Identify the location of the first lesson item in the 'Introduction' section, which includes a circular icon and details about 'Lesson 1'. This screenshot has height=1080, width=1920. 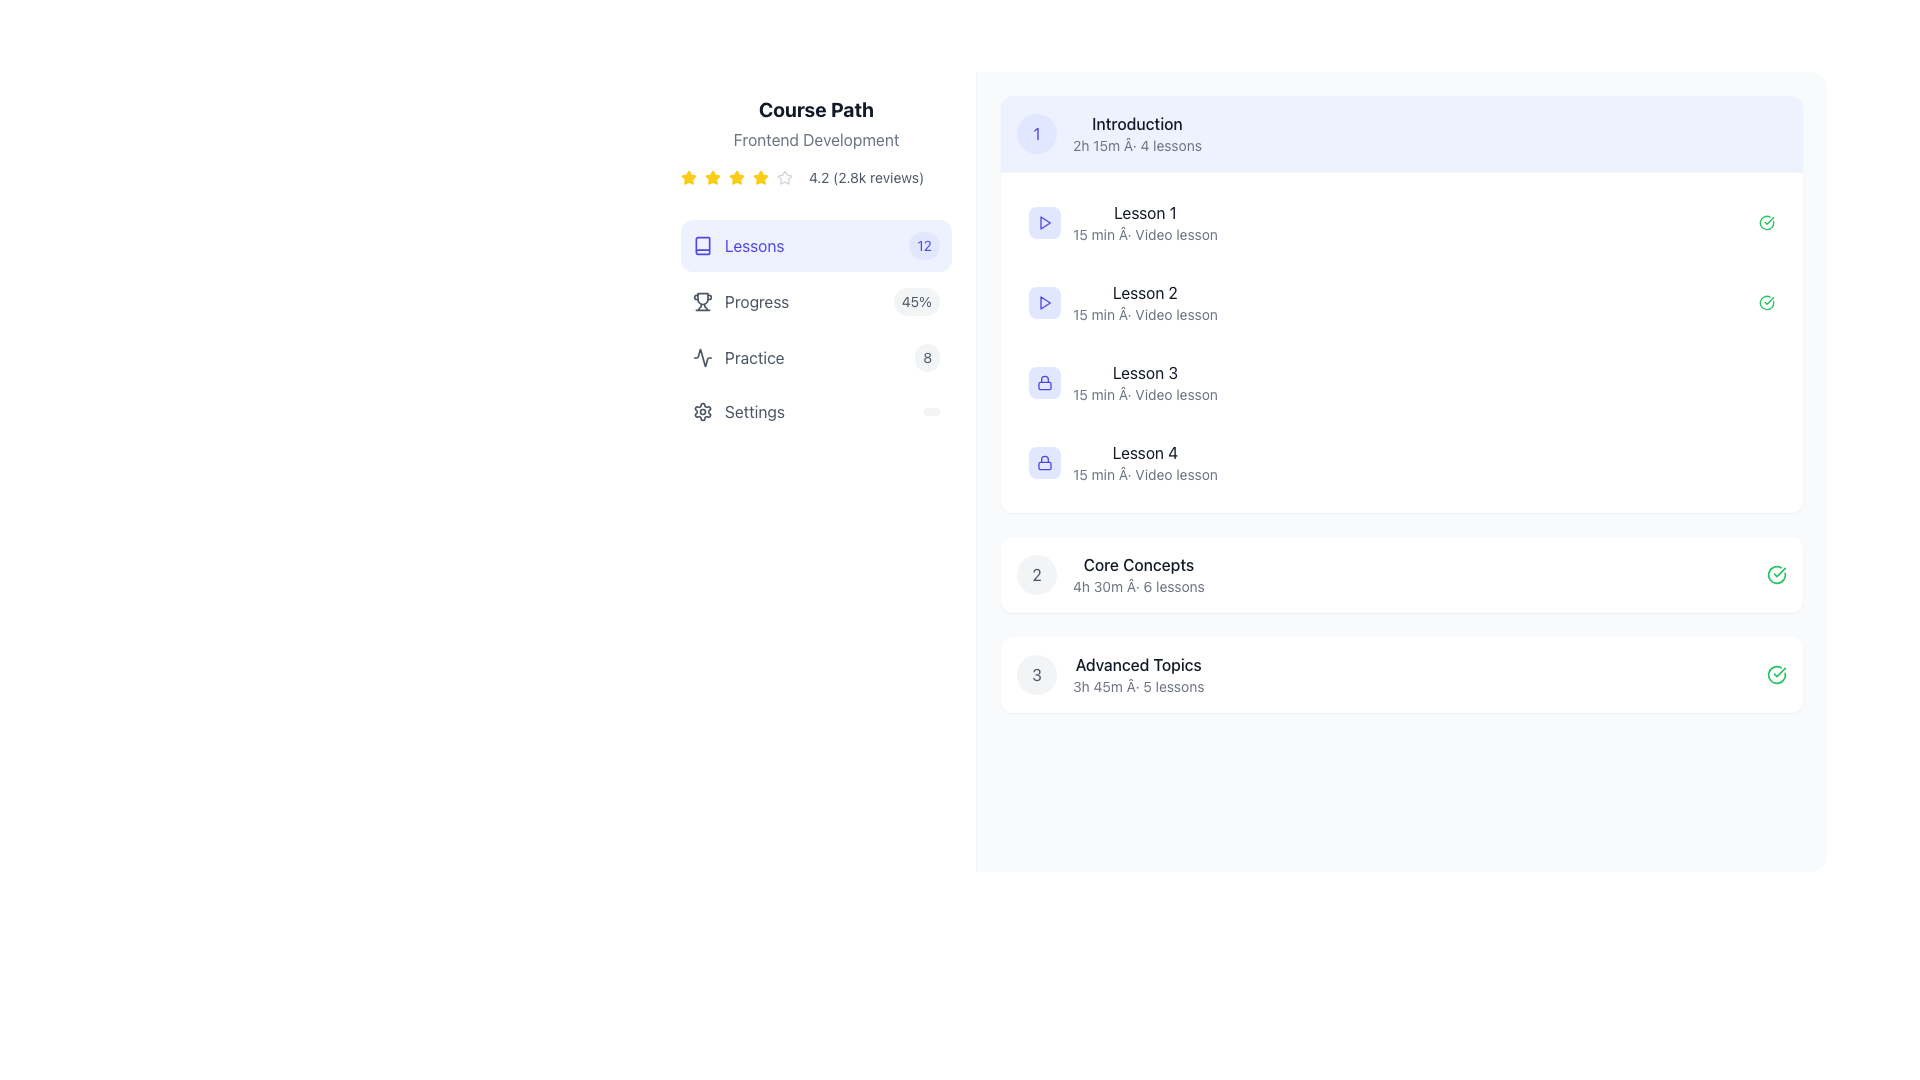
(1123, 223).